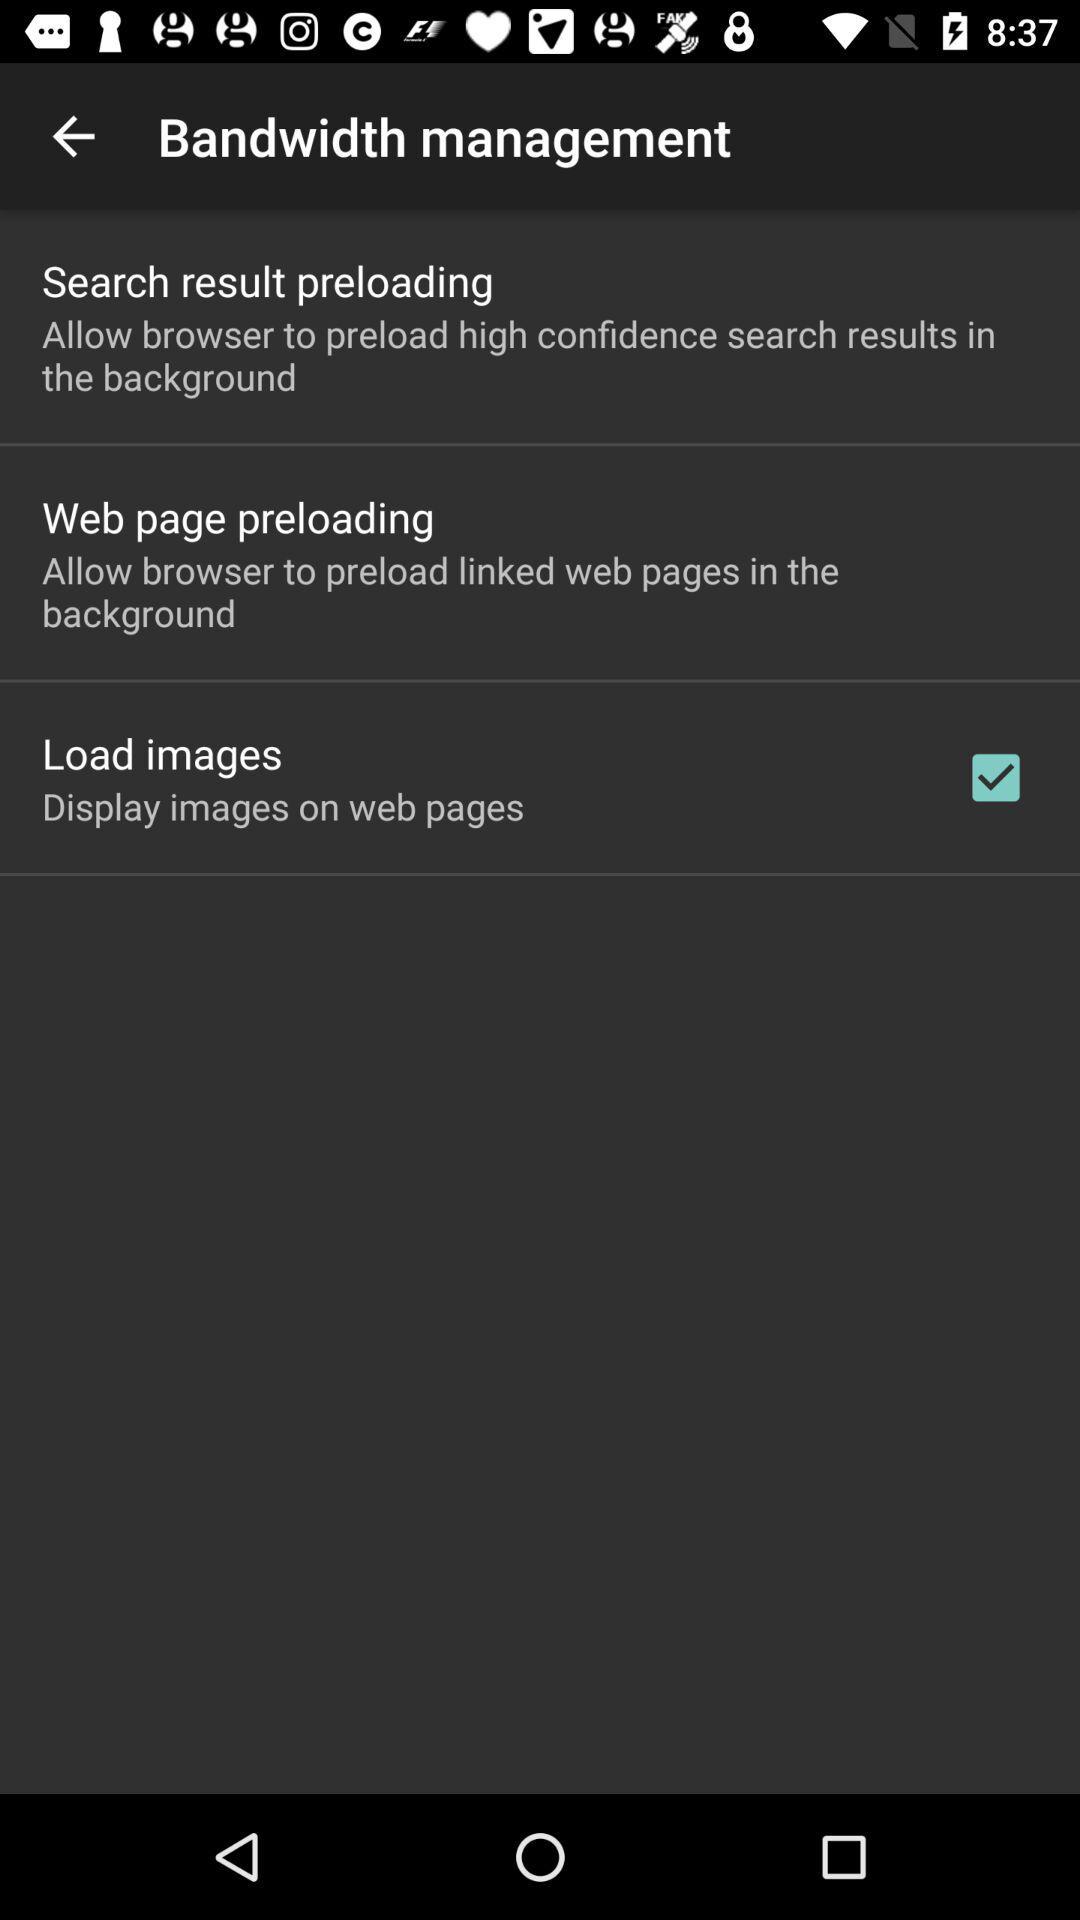 This screenshot has width=1080, height=1920. Describe the element at coordinates (72, 135) in the screenshot. I see `the app above the search result preloading icon` at that location.